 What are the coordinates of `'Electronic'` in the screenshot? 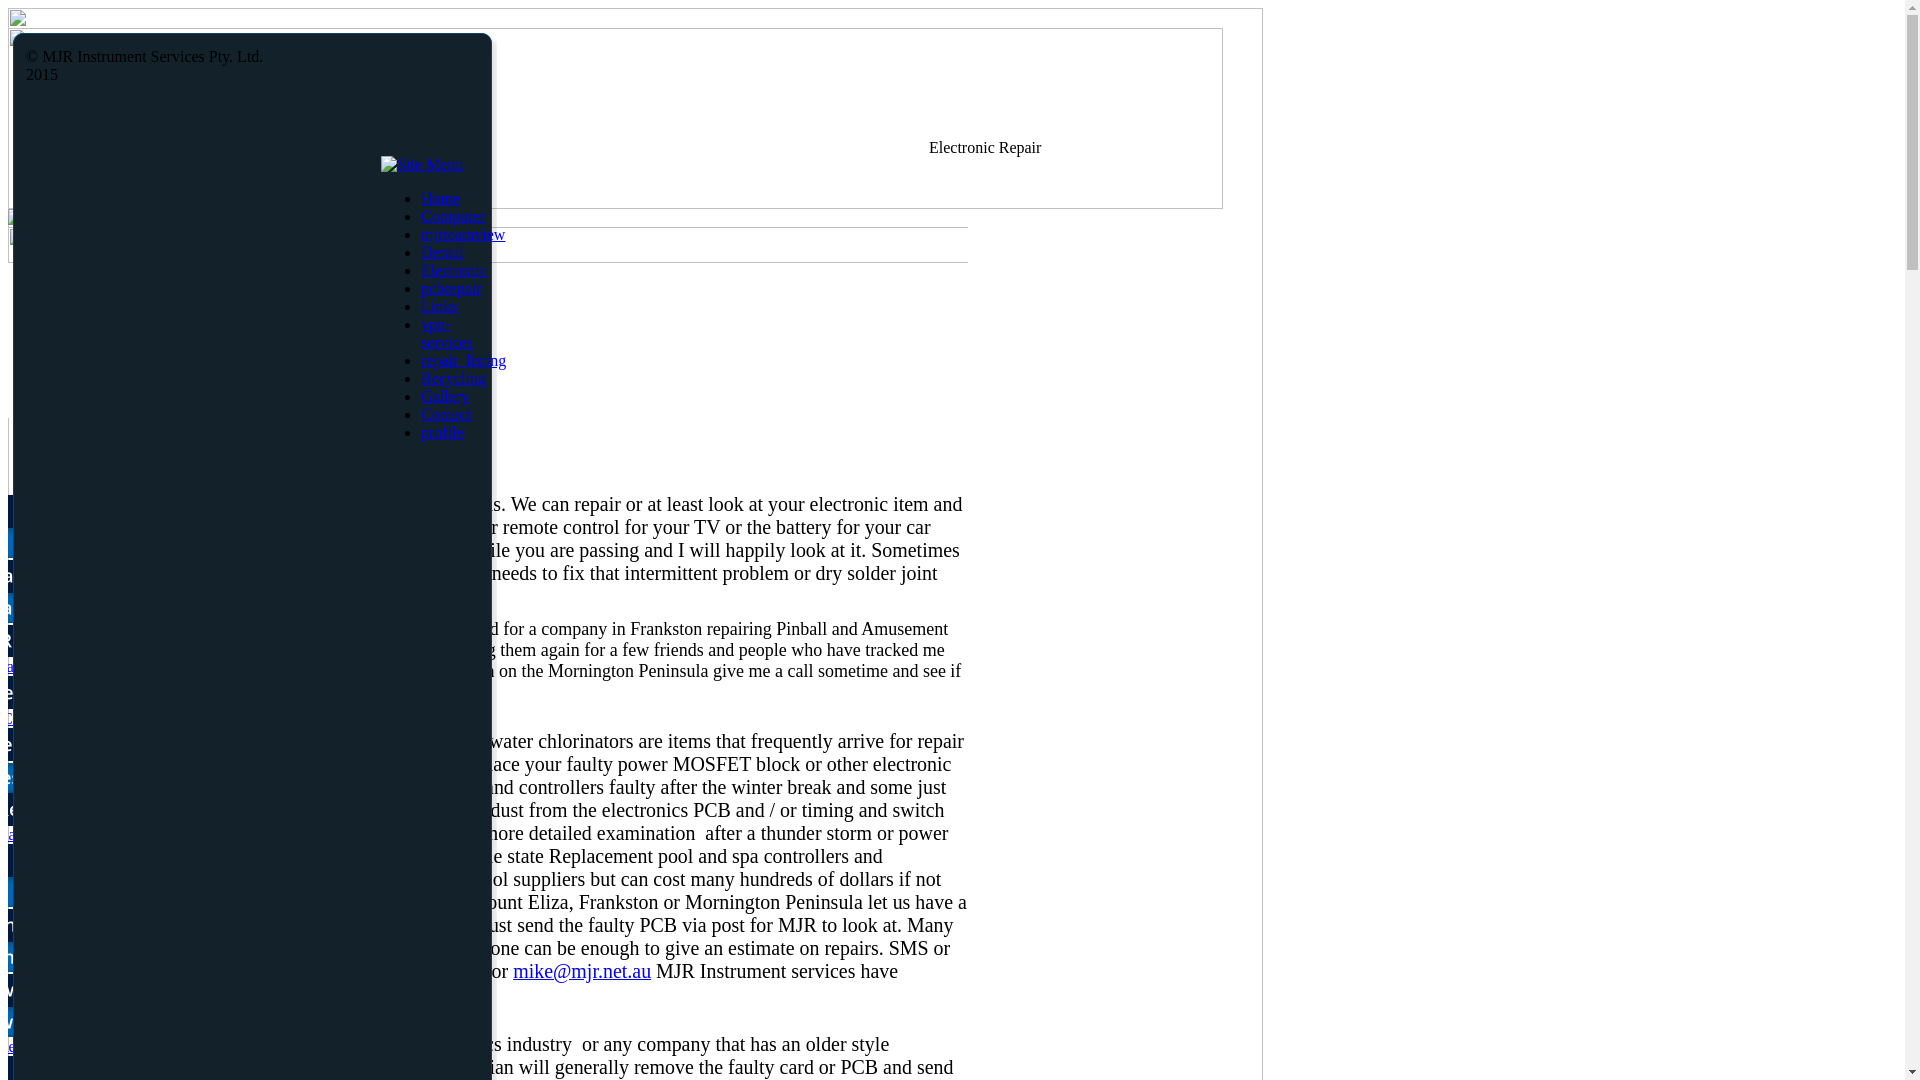 It's located at (453, 270).